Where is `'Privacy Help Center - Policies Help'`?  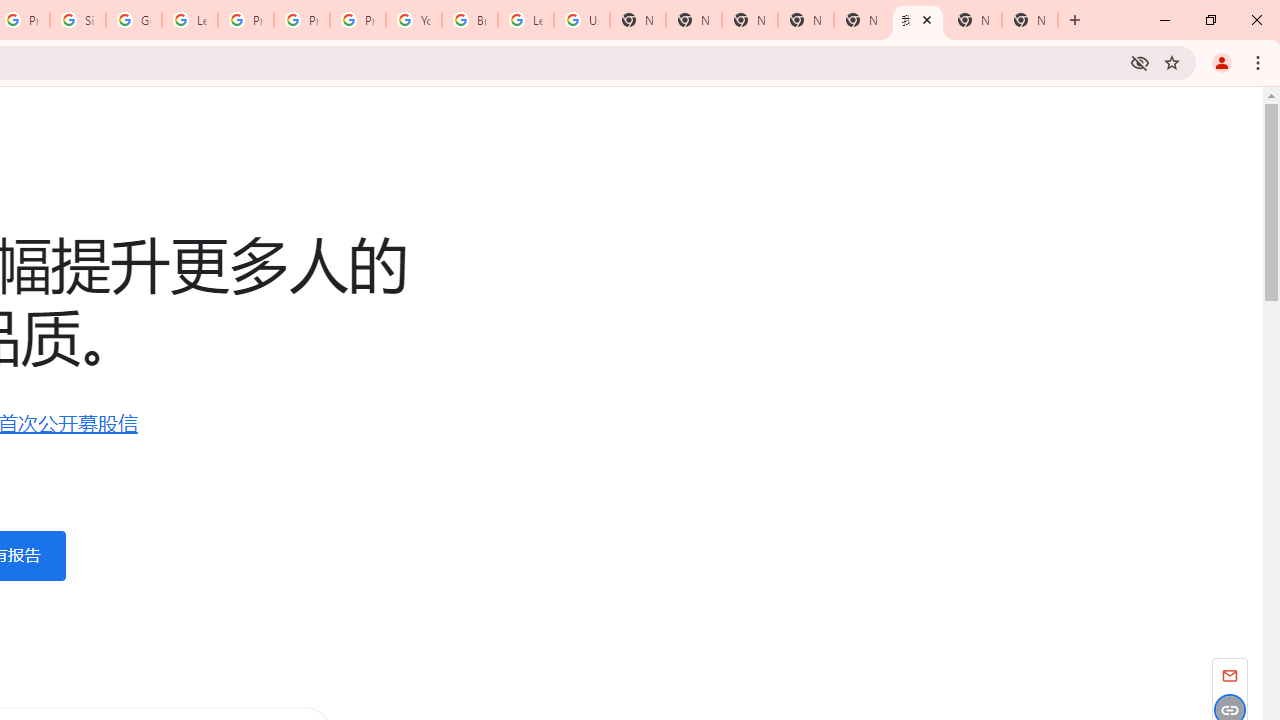 'Privacy Help Center - Policies Help' is located at coordinates (301, 20).